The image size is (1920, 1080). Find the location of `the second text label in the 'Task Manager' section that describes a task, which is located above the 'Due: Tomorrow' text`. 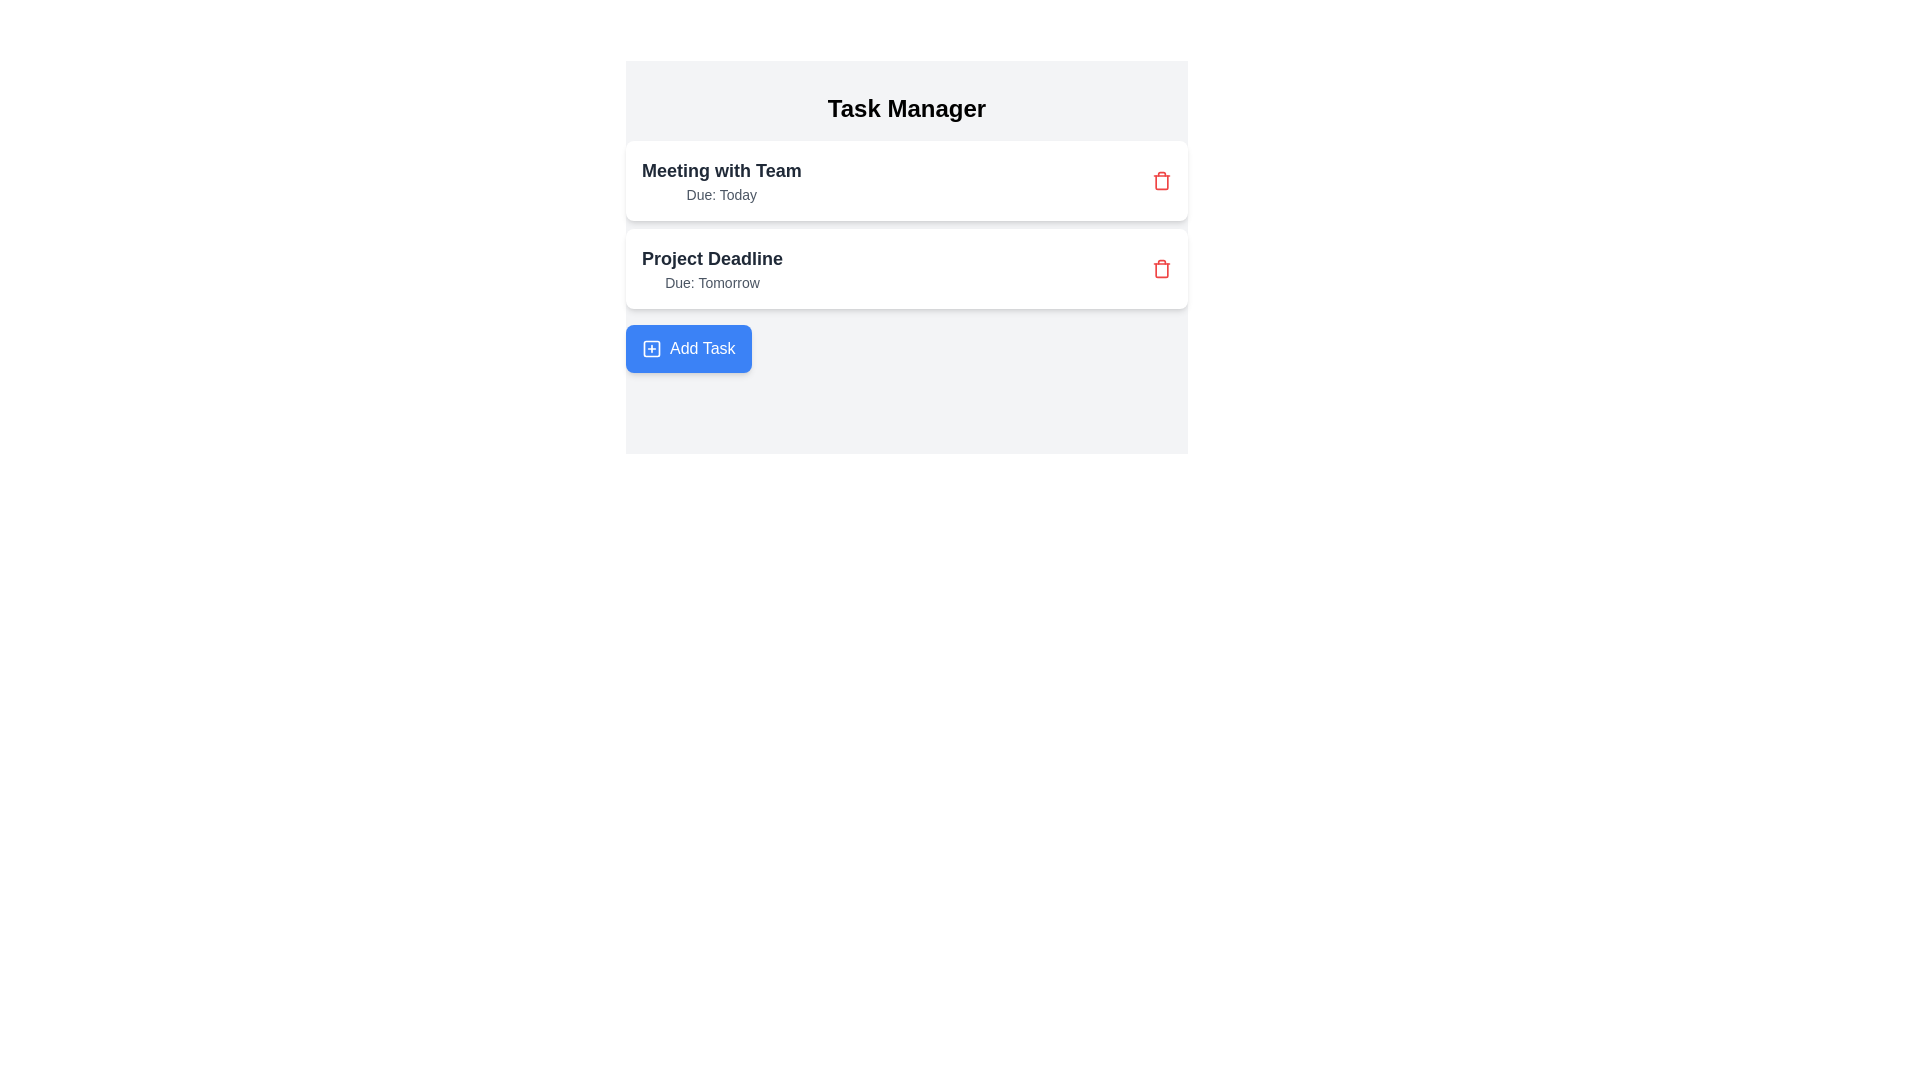

the second text label in the 'Task Manager' section that describes a task, which is located above the 'Due: Tomorrow' text is located at coordinates (712, 257).